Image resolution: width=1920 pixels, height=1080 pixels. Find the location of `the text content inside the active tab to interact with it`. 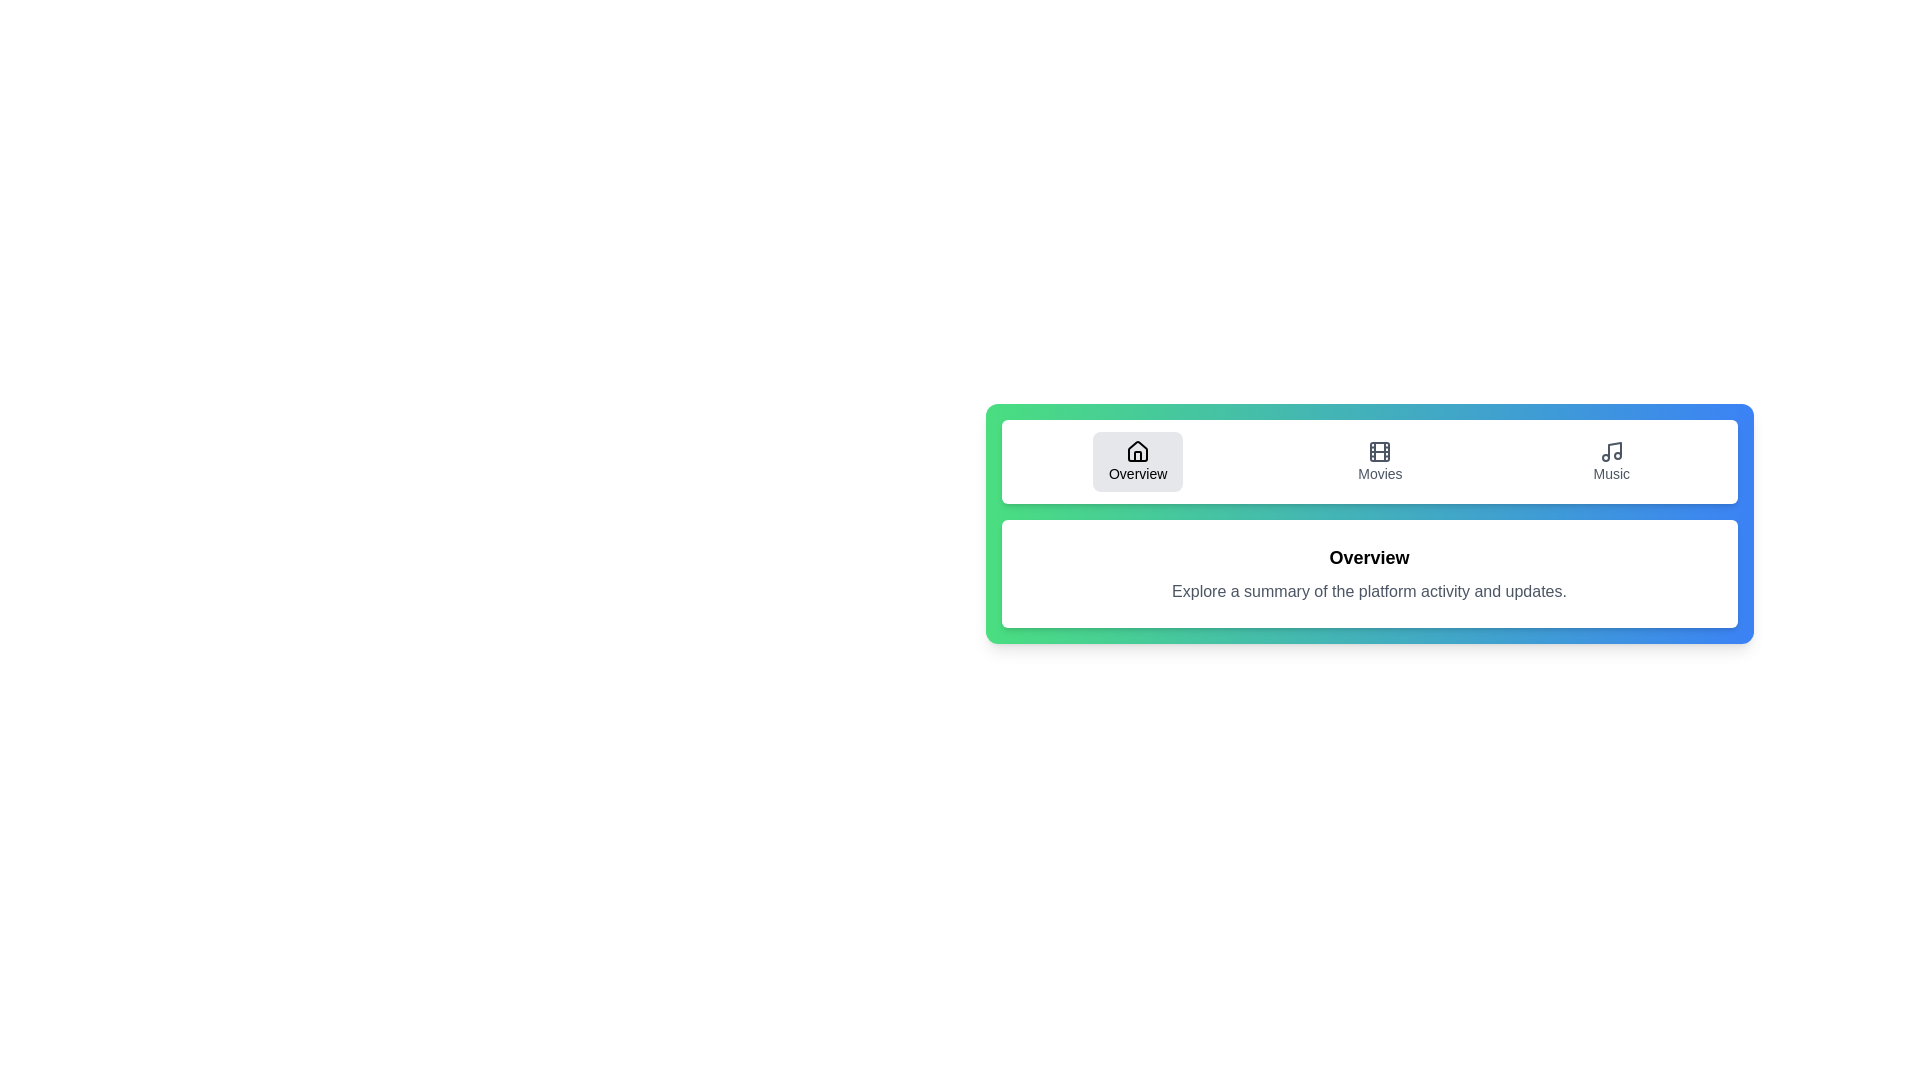

the text content inside the active tab to interact with it is located at coordinates (1368, 574).